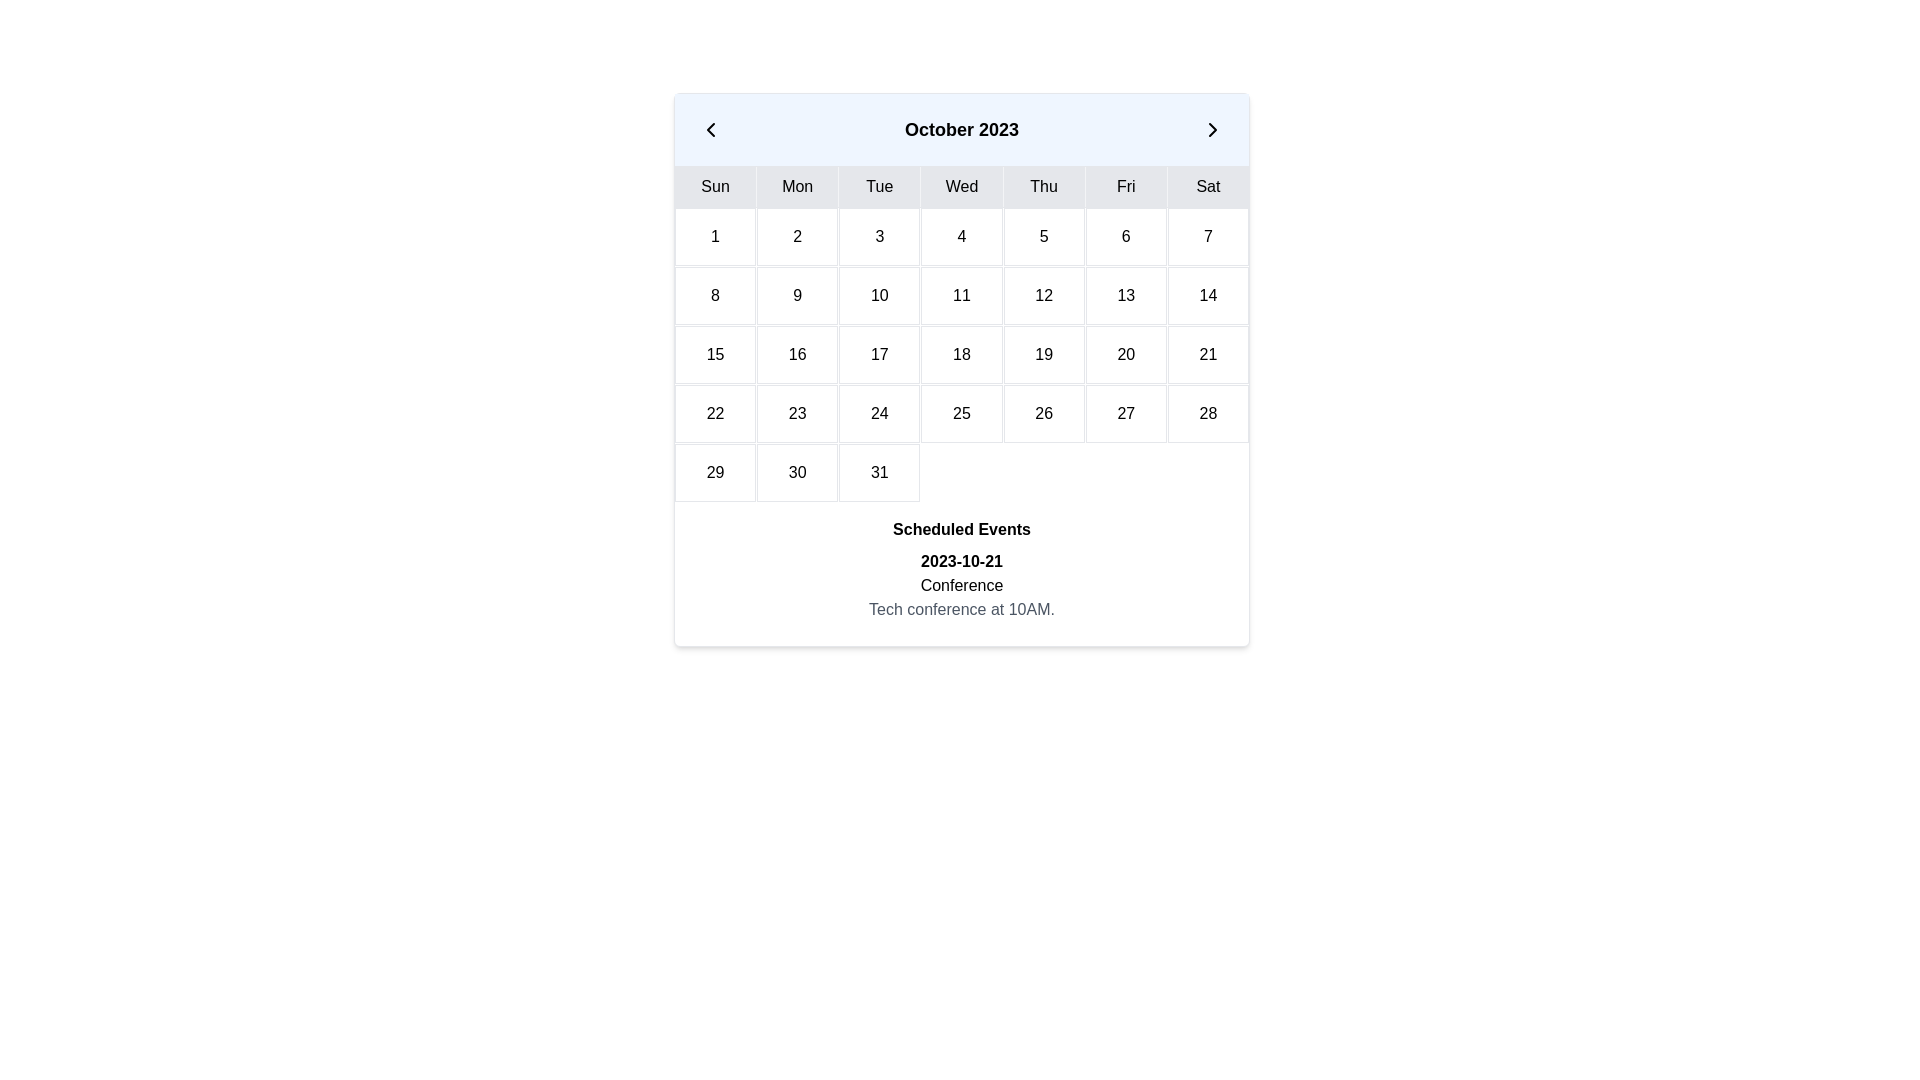  Describe the element at coordinates (1126, 353) in the screenshot. I see `the box containing the number '20' in bold text, located in the fifth column of the third row of the calendar grid layout` at that location.